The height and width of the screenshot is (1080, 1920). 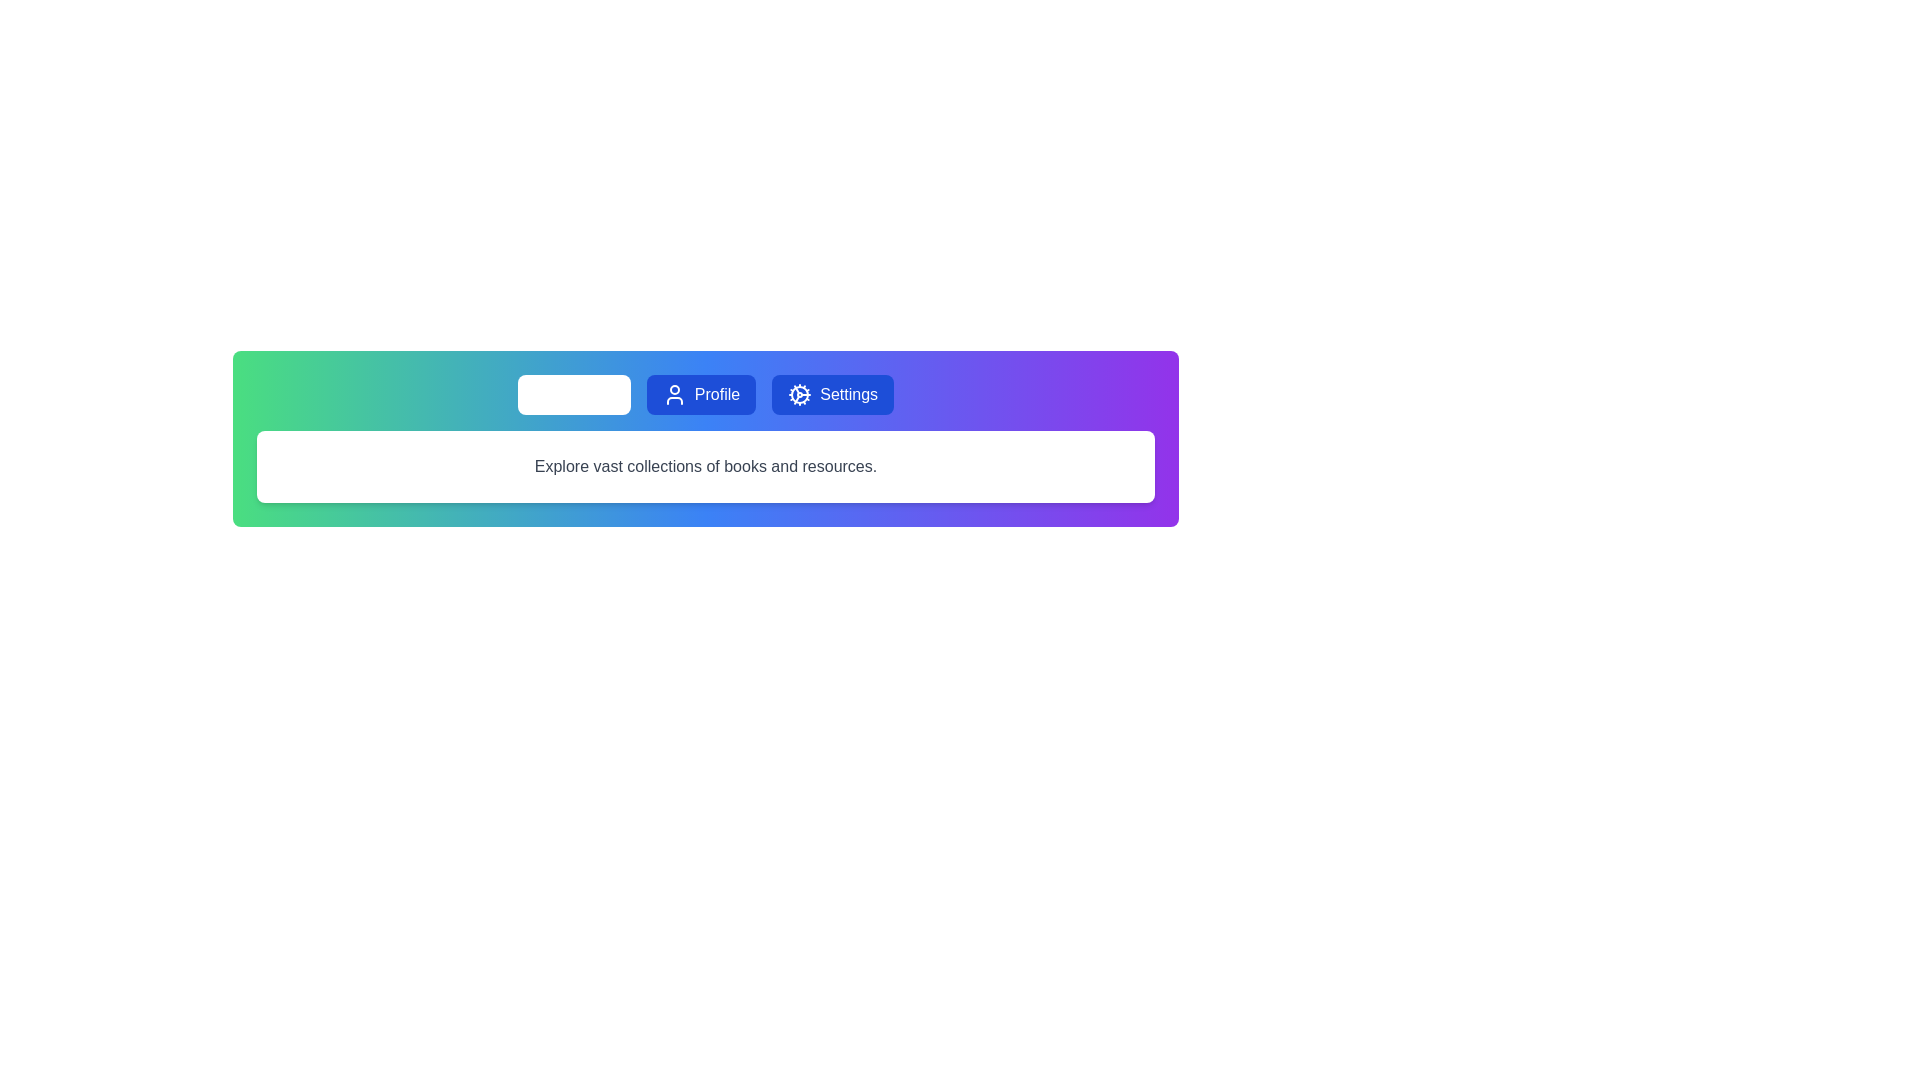 I want to click on the tab labeled Library to switch to the corresponding section, so click(x=573, y=394).